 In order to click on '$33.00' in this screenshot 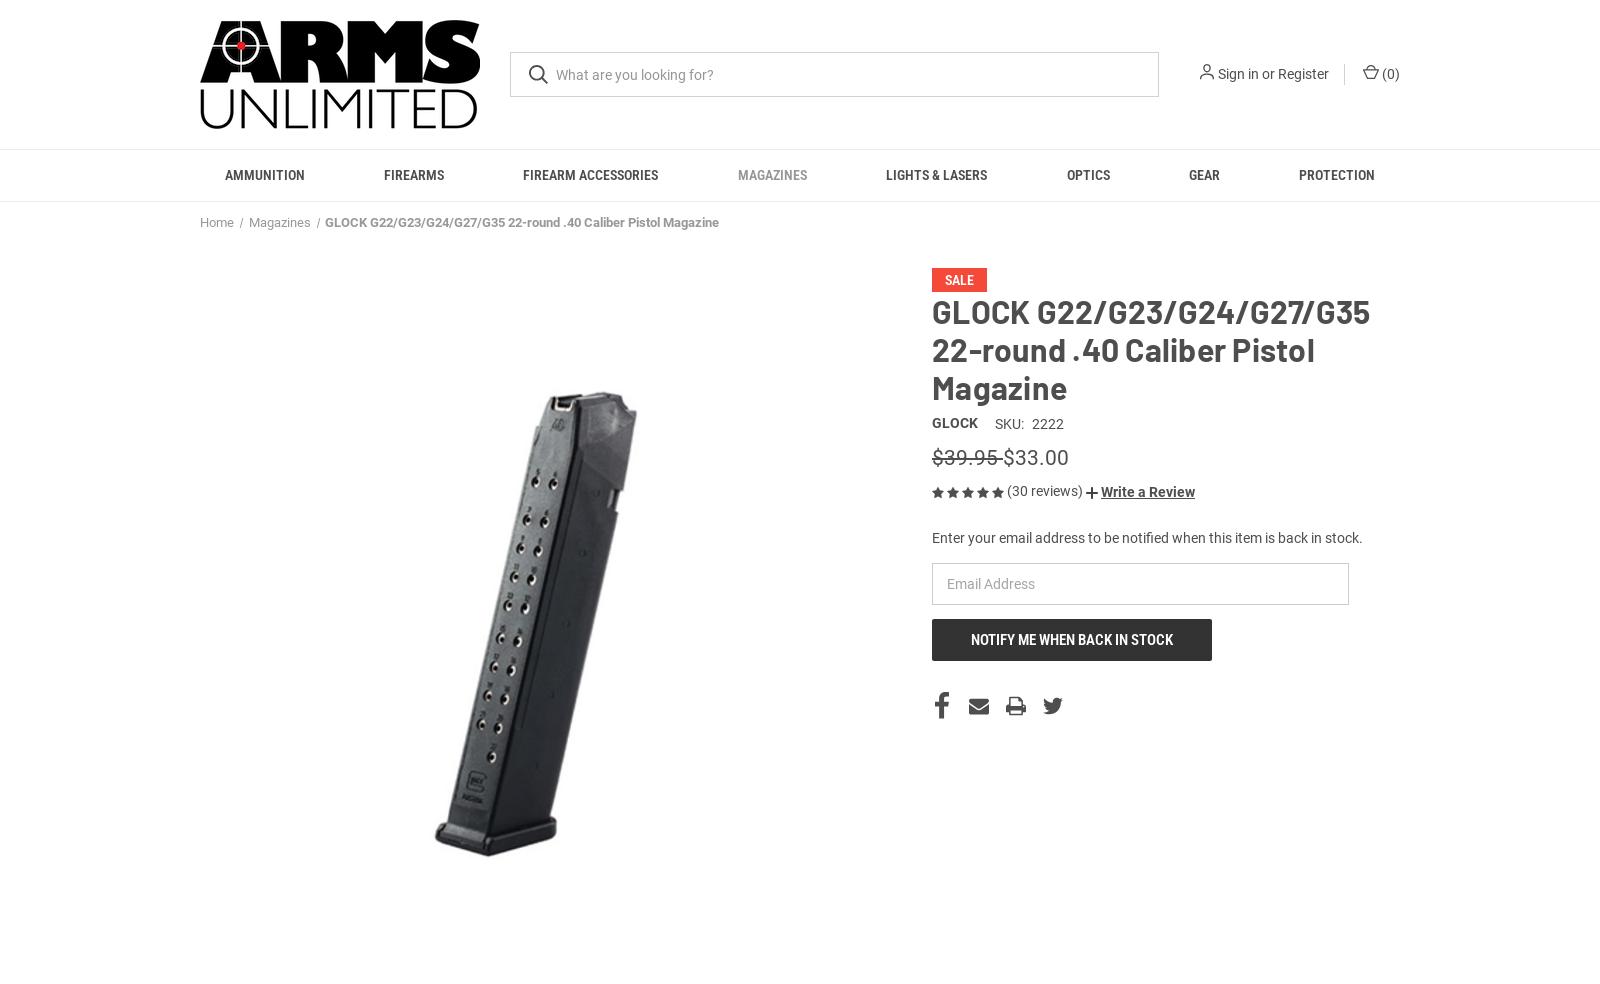, I will do `click(1036, 480)`.